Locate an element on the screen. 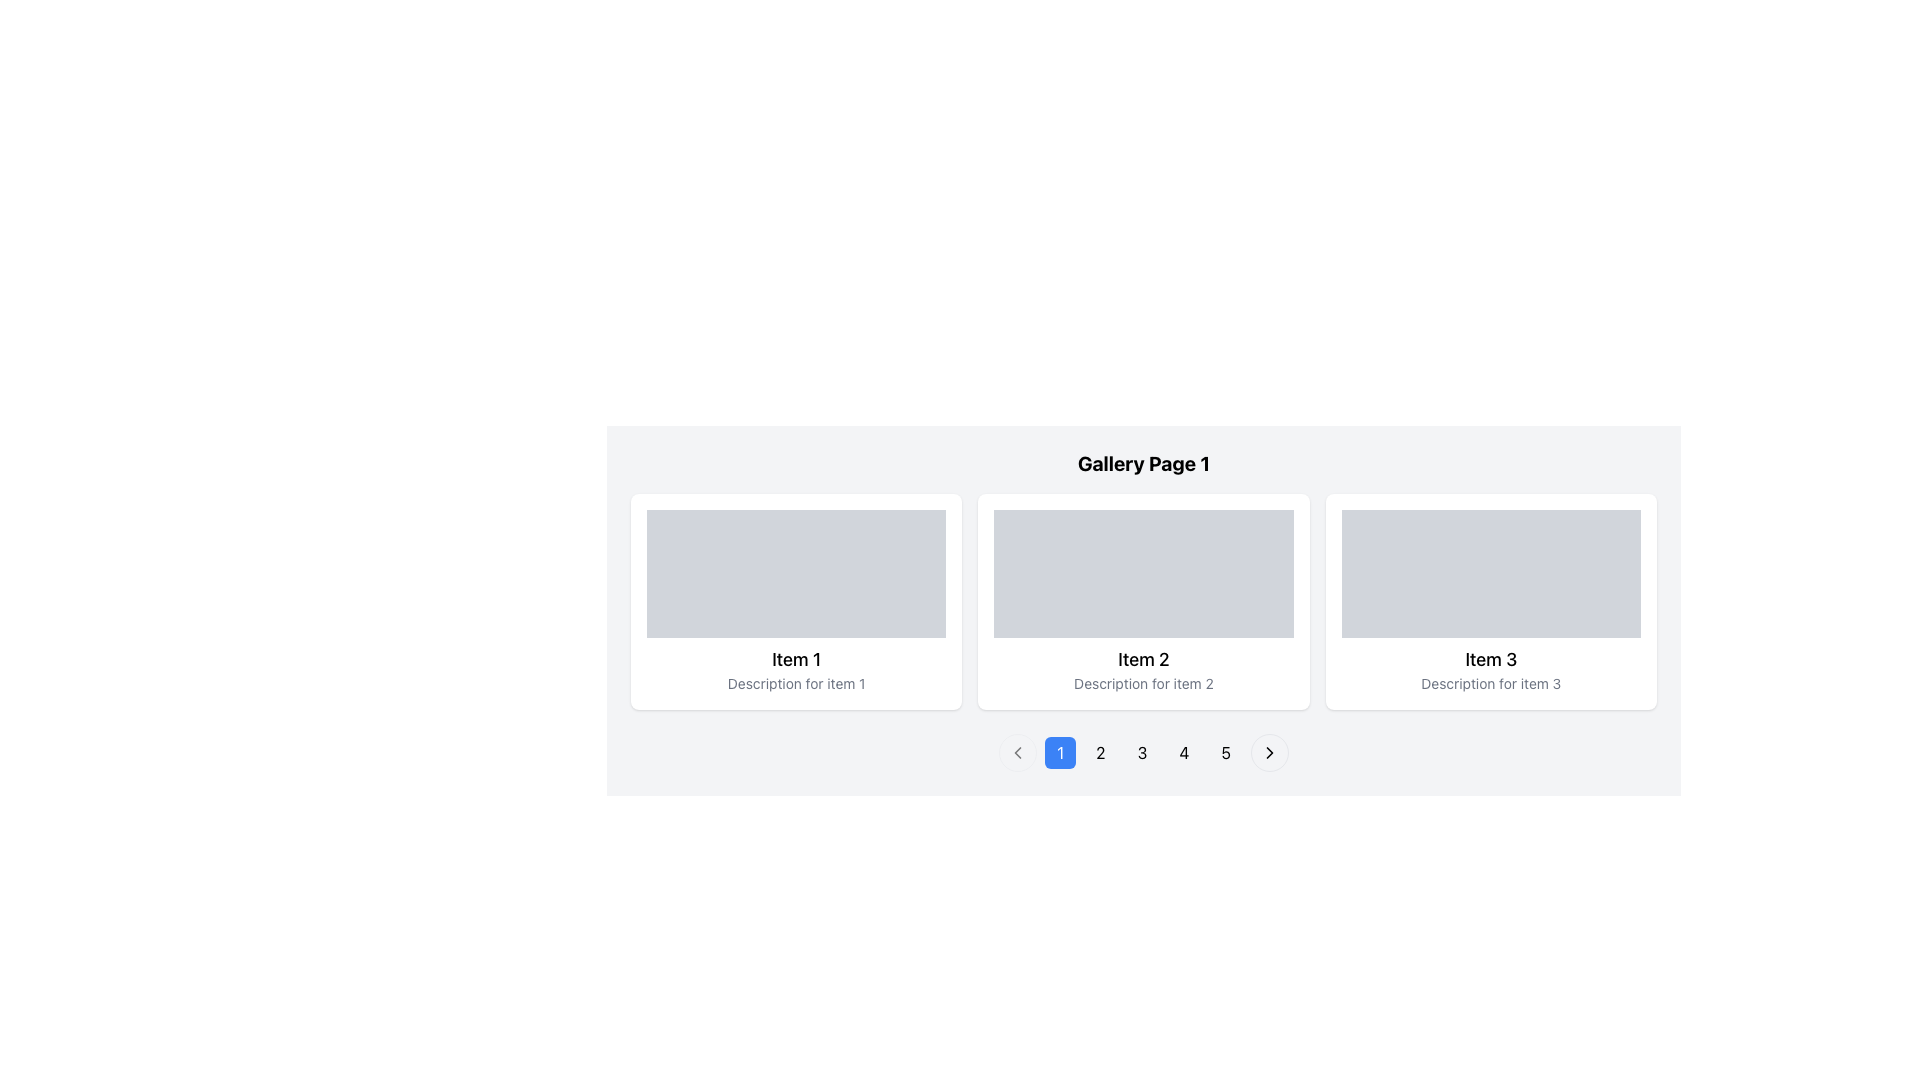  the first pagination button located beneath the gallery items is located at coordinates (1059, 752).